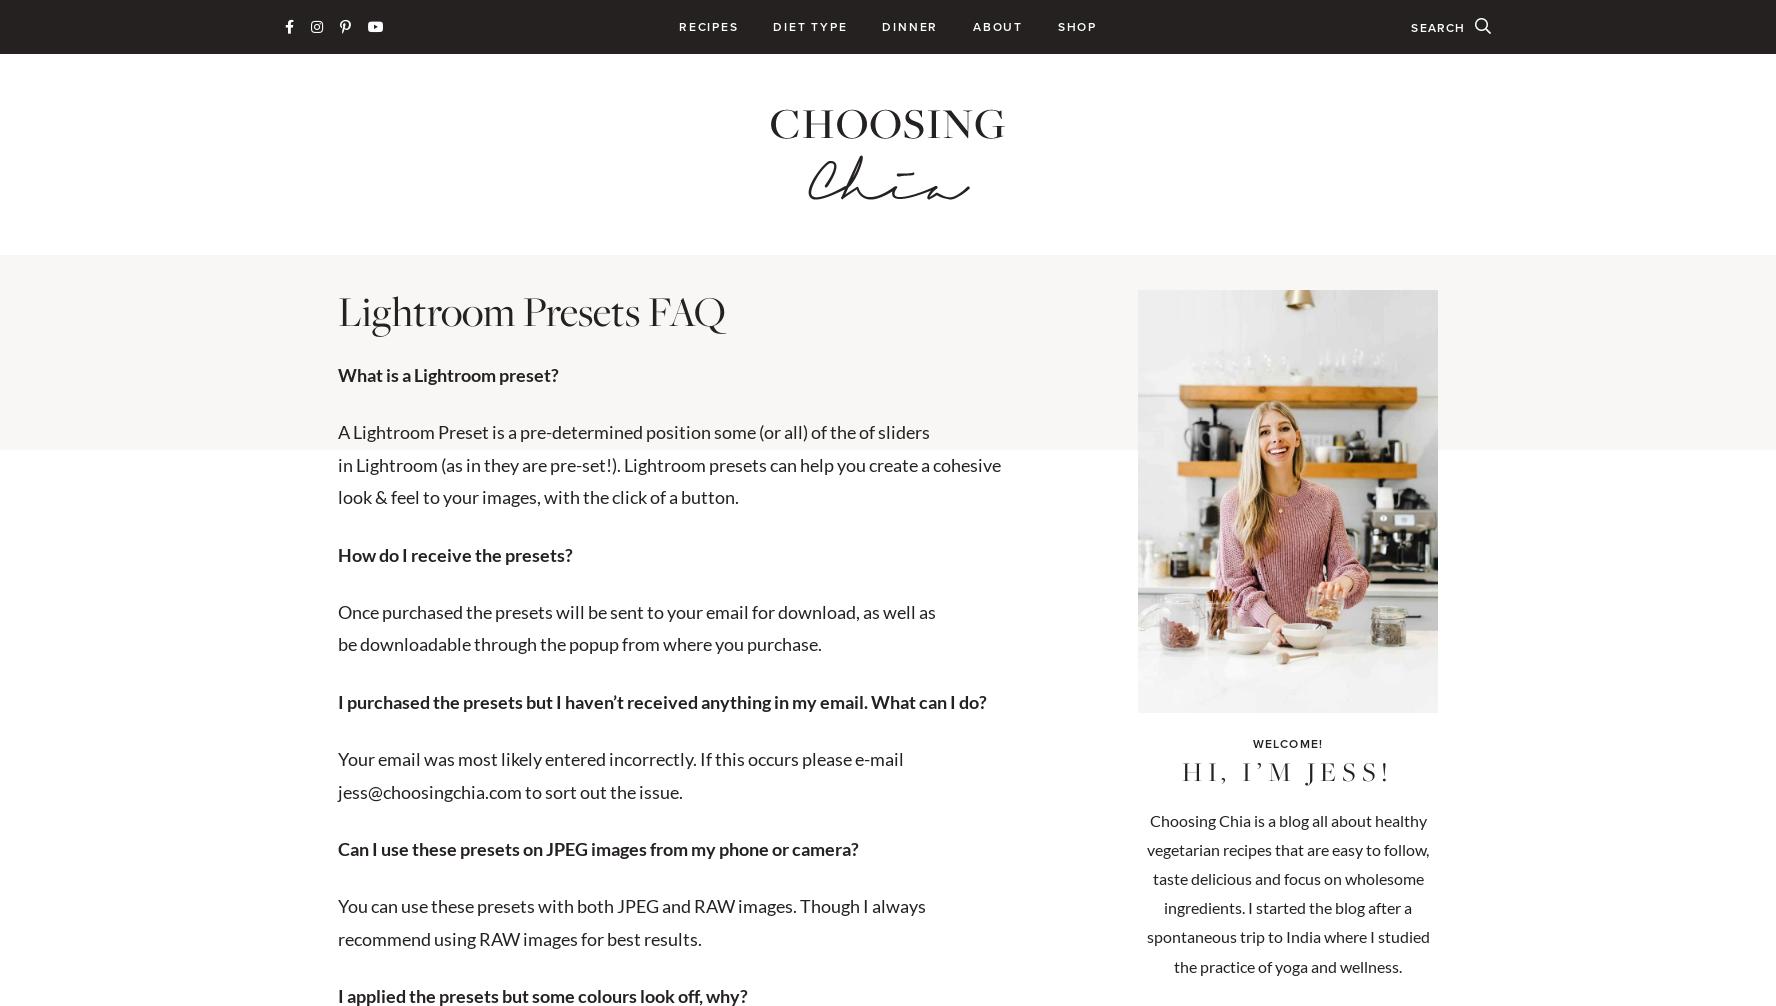 This screenshot has height=1006, width=1776. I want to click on 'Dinner', so click(909, 26).